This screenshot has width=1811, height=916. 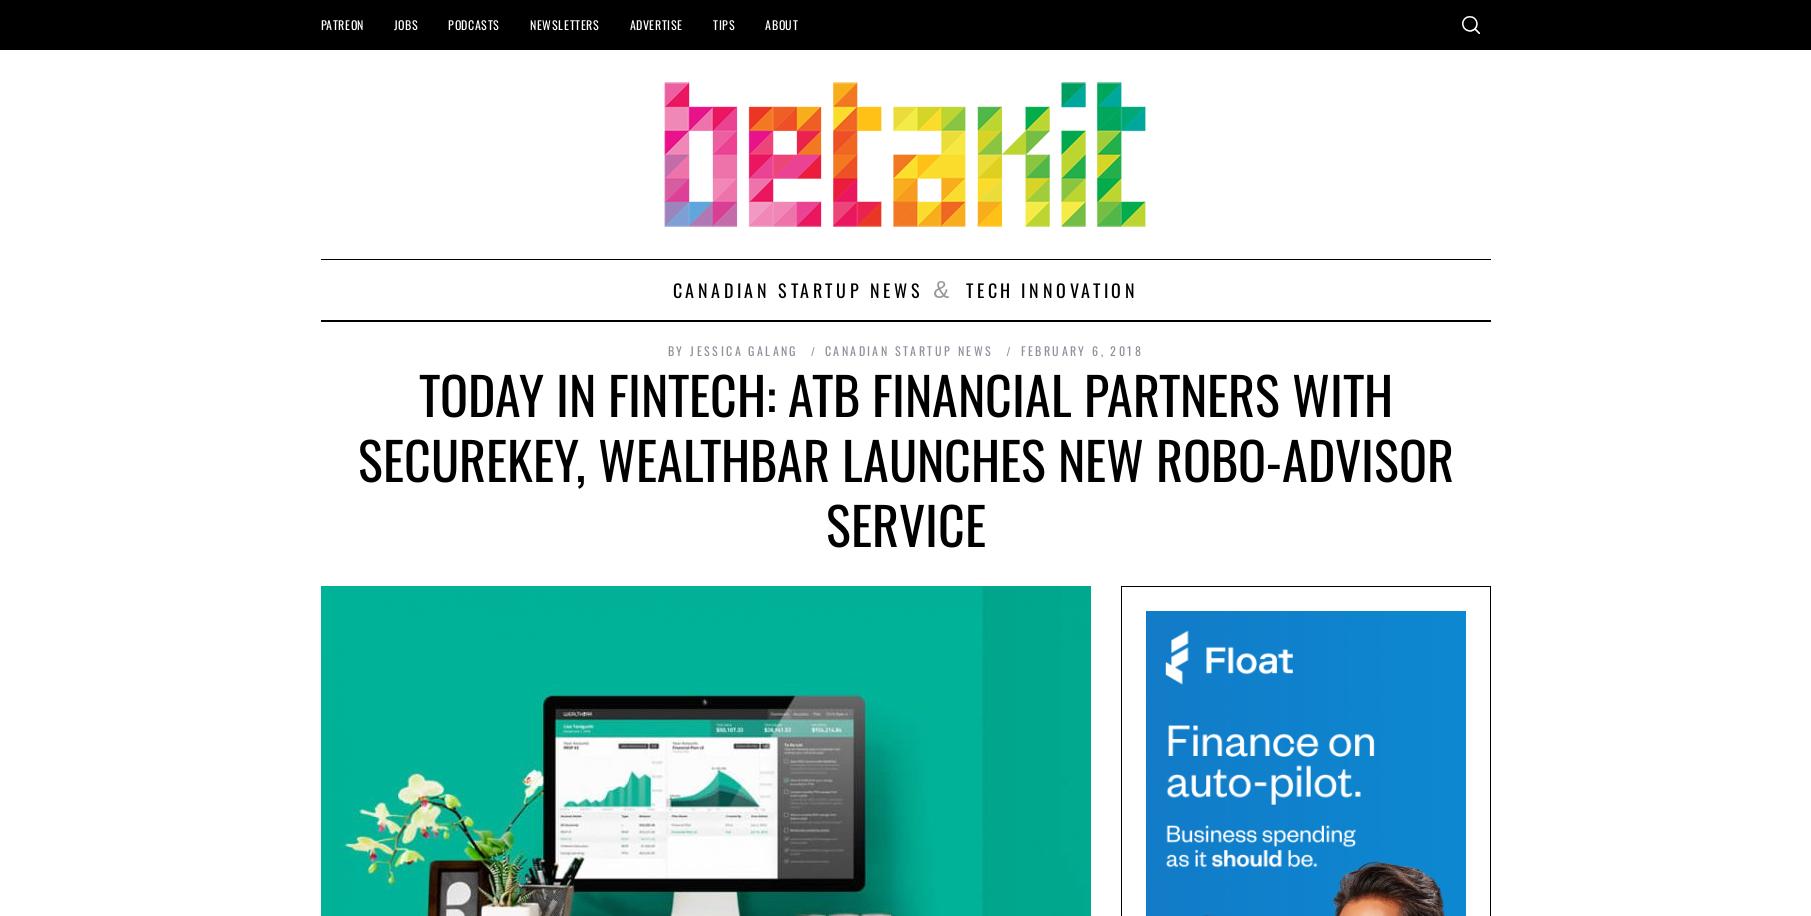 I want to click on 'Jessica Galang', so click(x=742, y=350).